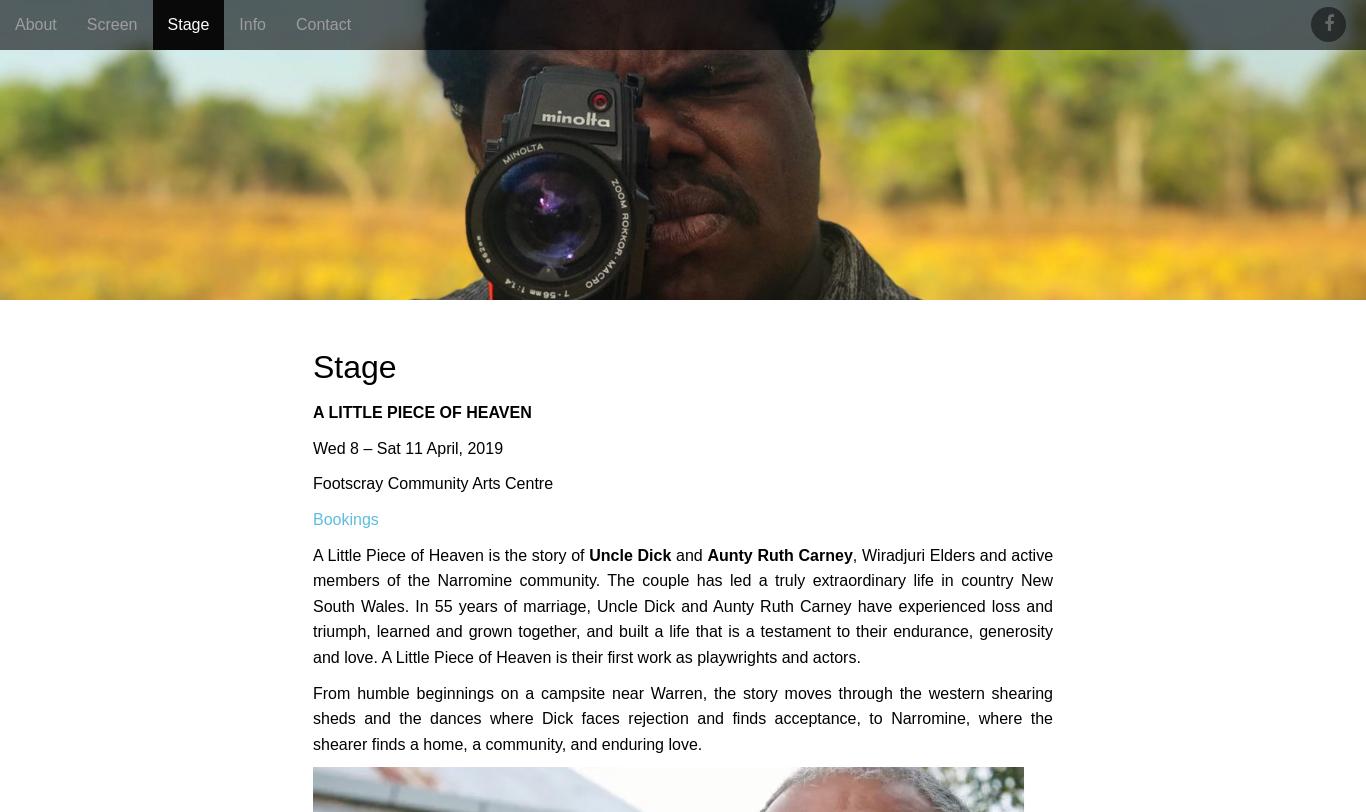 Image resolution: width=1366 pixels, height=812 pixels. Describe the element at coordinates (689, 554) in the screenshot. I see `'and'` at that location.